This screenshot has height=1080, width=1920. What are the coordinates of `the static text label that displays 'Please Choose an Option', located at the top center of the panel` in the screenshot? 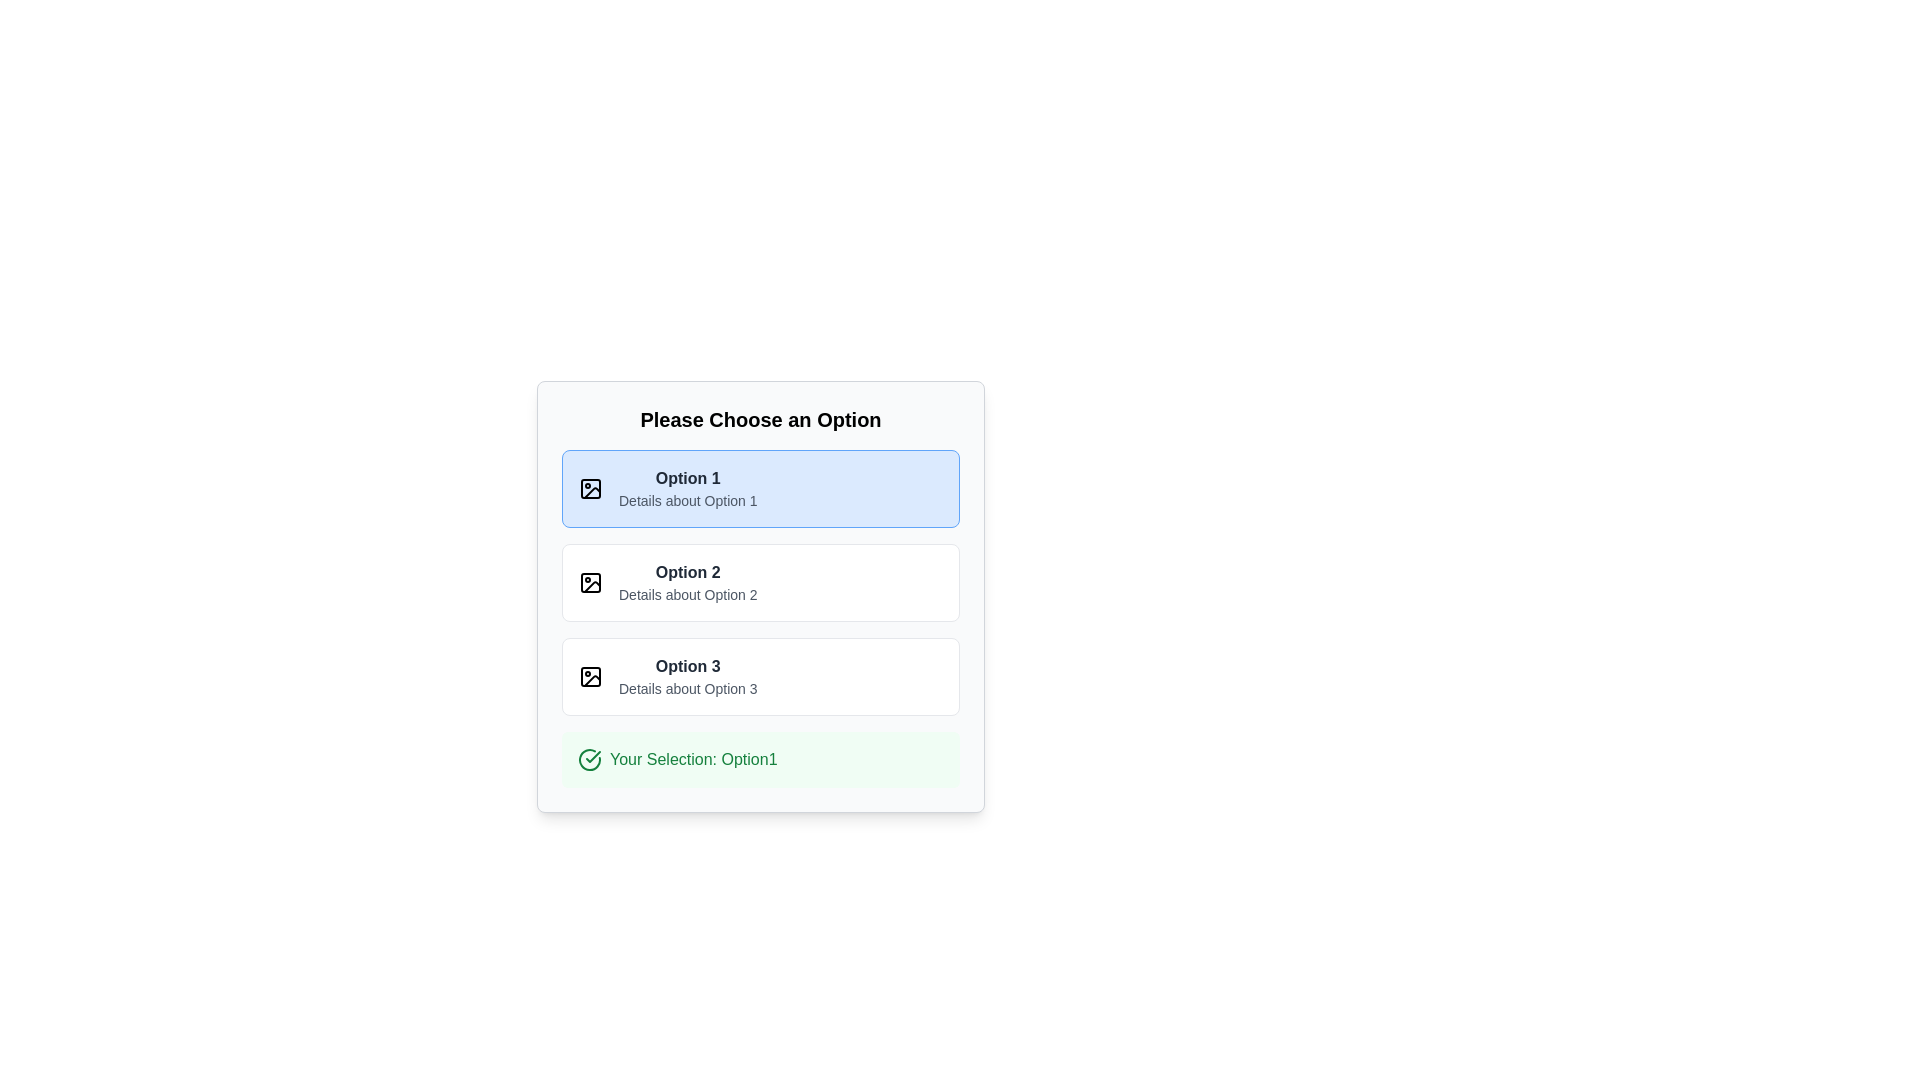 It's located at (760, 419).